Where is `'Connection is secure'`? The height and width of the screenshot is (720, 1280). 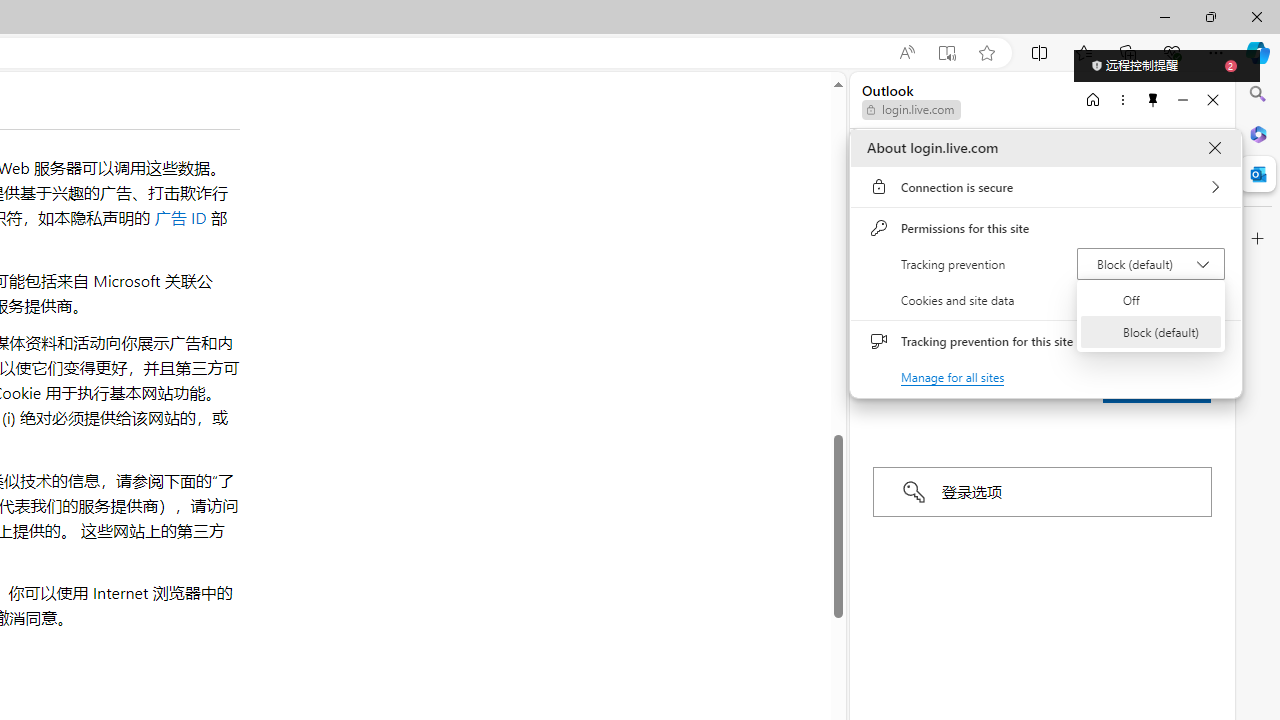
'Connection is secure' is located at coordinates (1045, 187).